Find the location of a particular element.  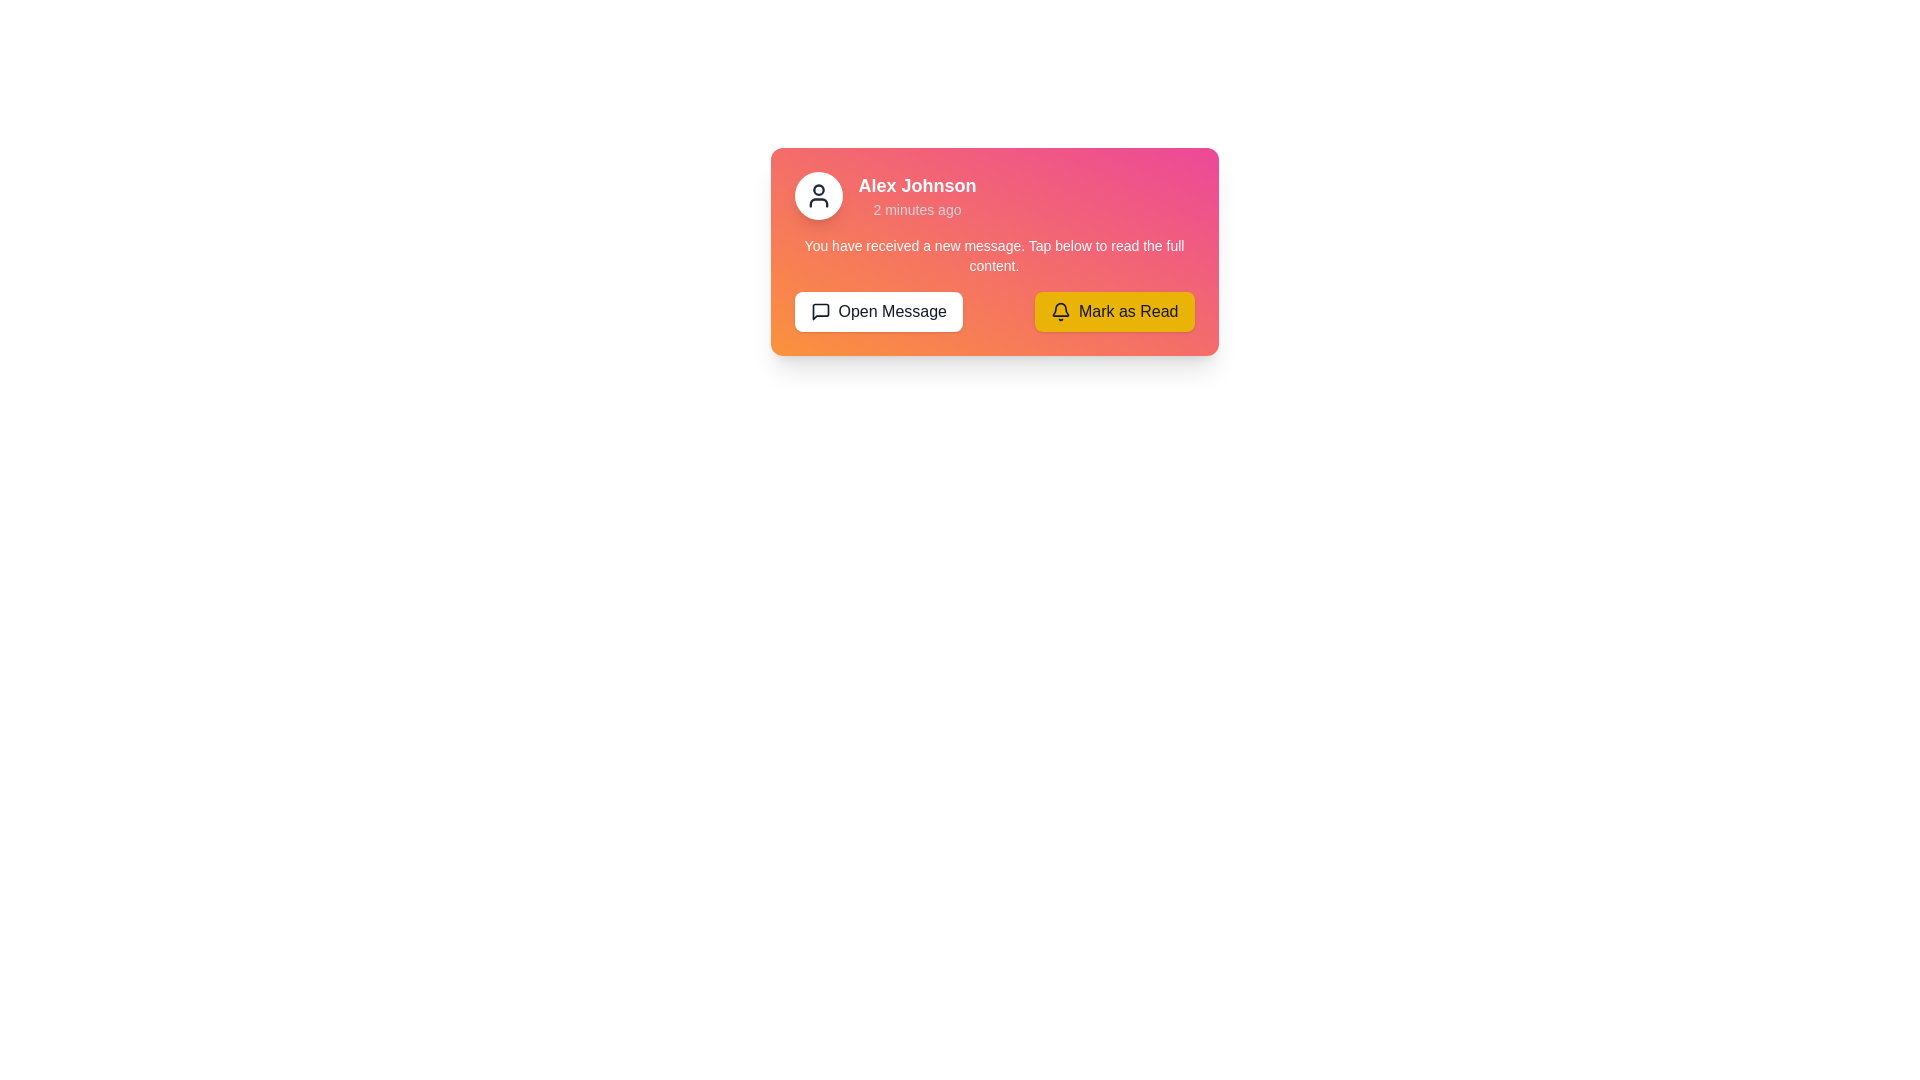

the white circular icon with a user profile pictogram, located in the top-left corner of the notification card associated with the user 'Alex Johnson' is located at coordinates (818, 196).